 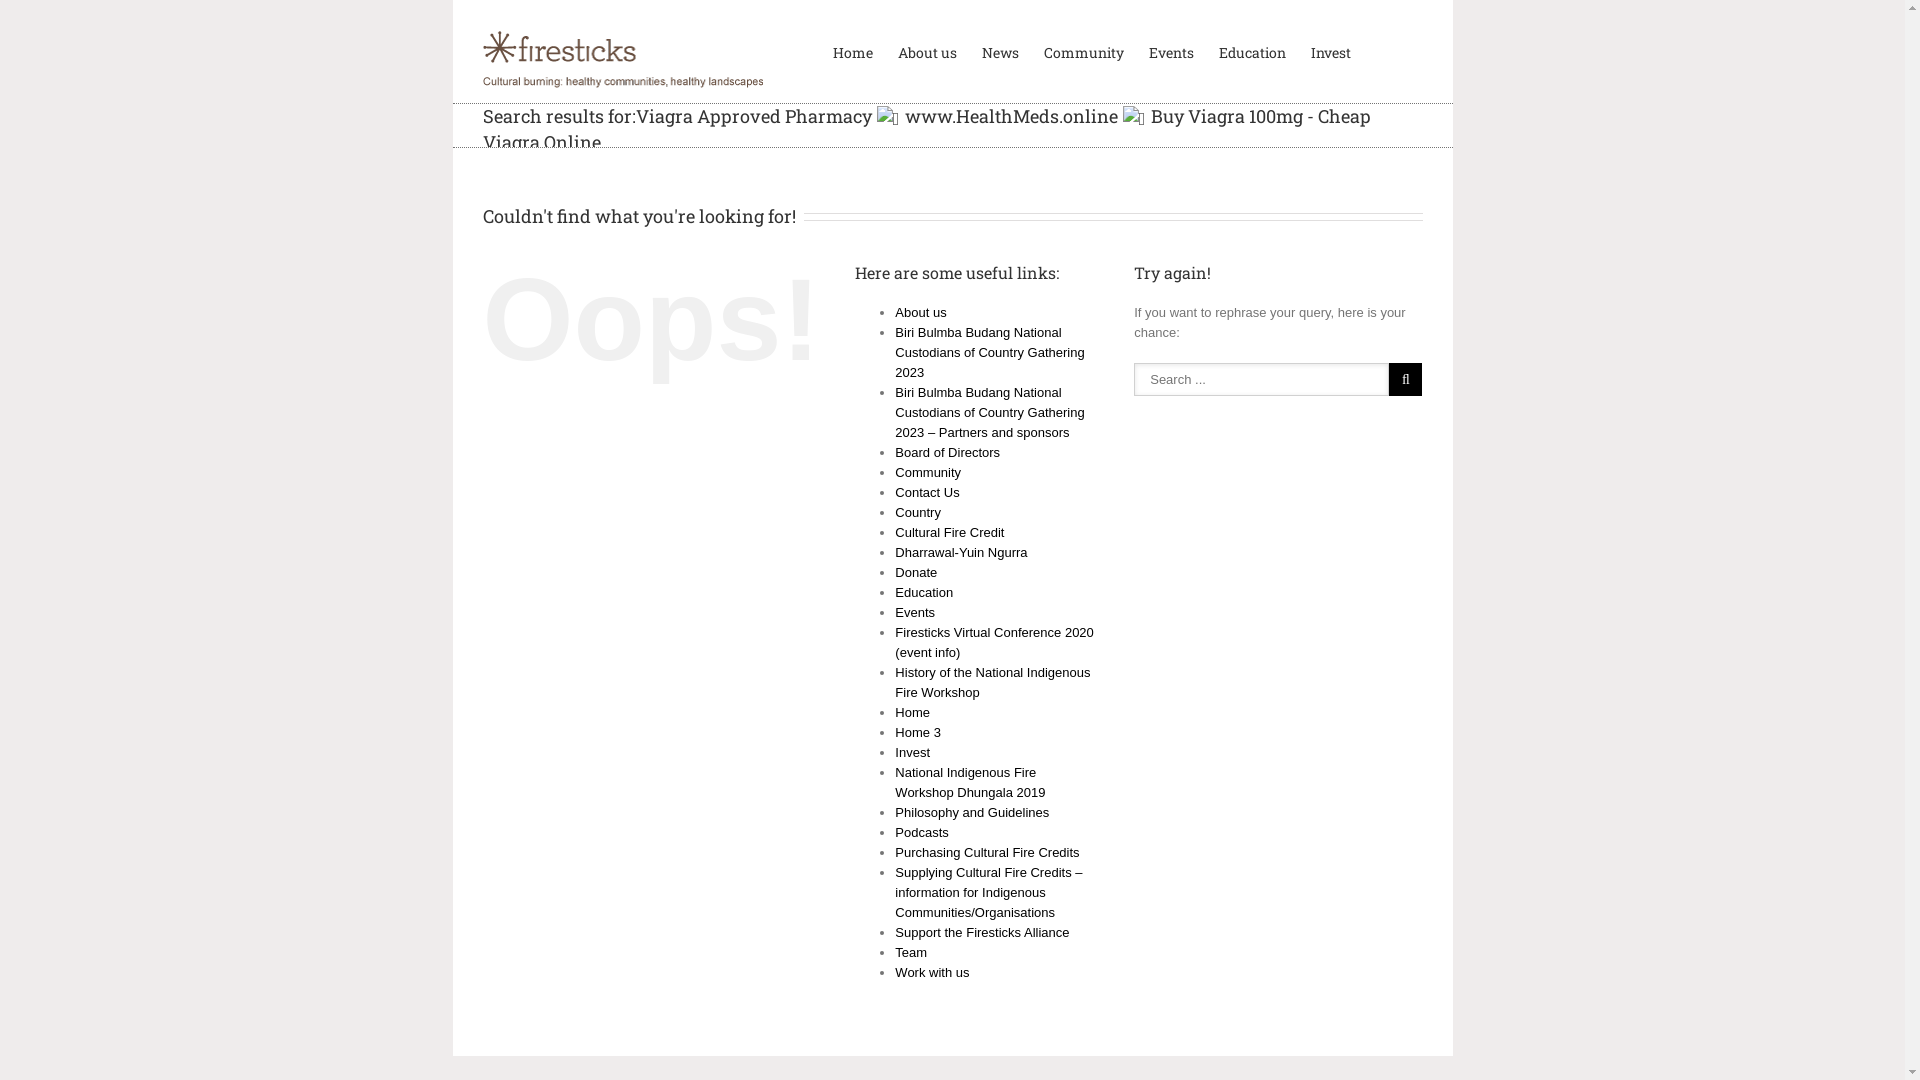 What do you see at coordinates (969, 781) in the screenshot?
I see `'National Indigenous Fire Workshop Dhungala 2019'` at bounding box center [969, 781].